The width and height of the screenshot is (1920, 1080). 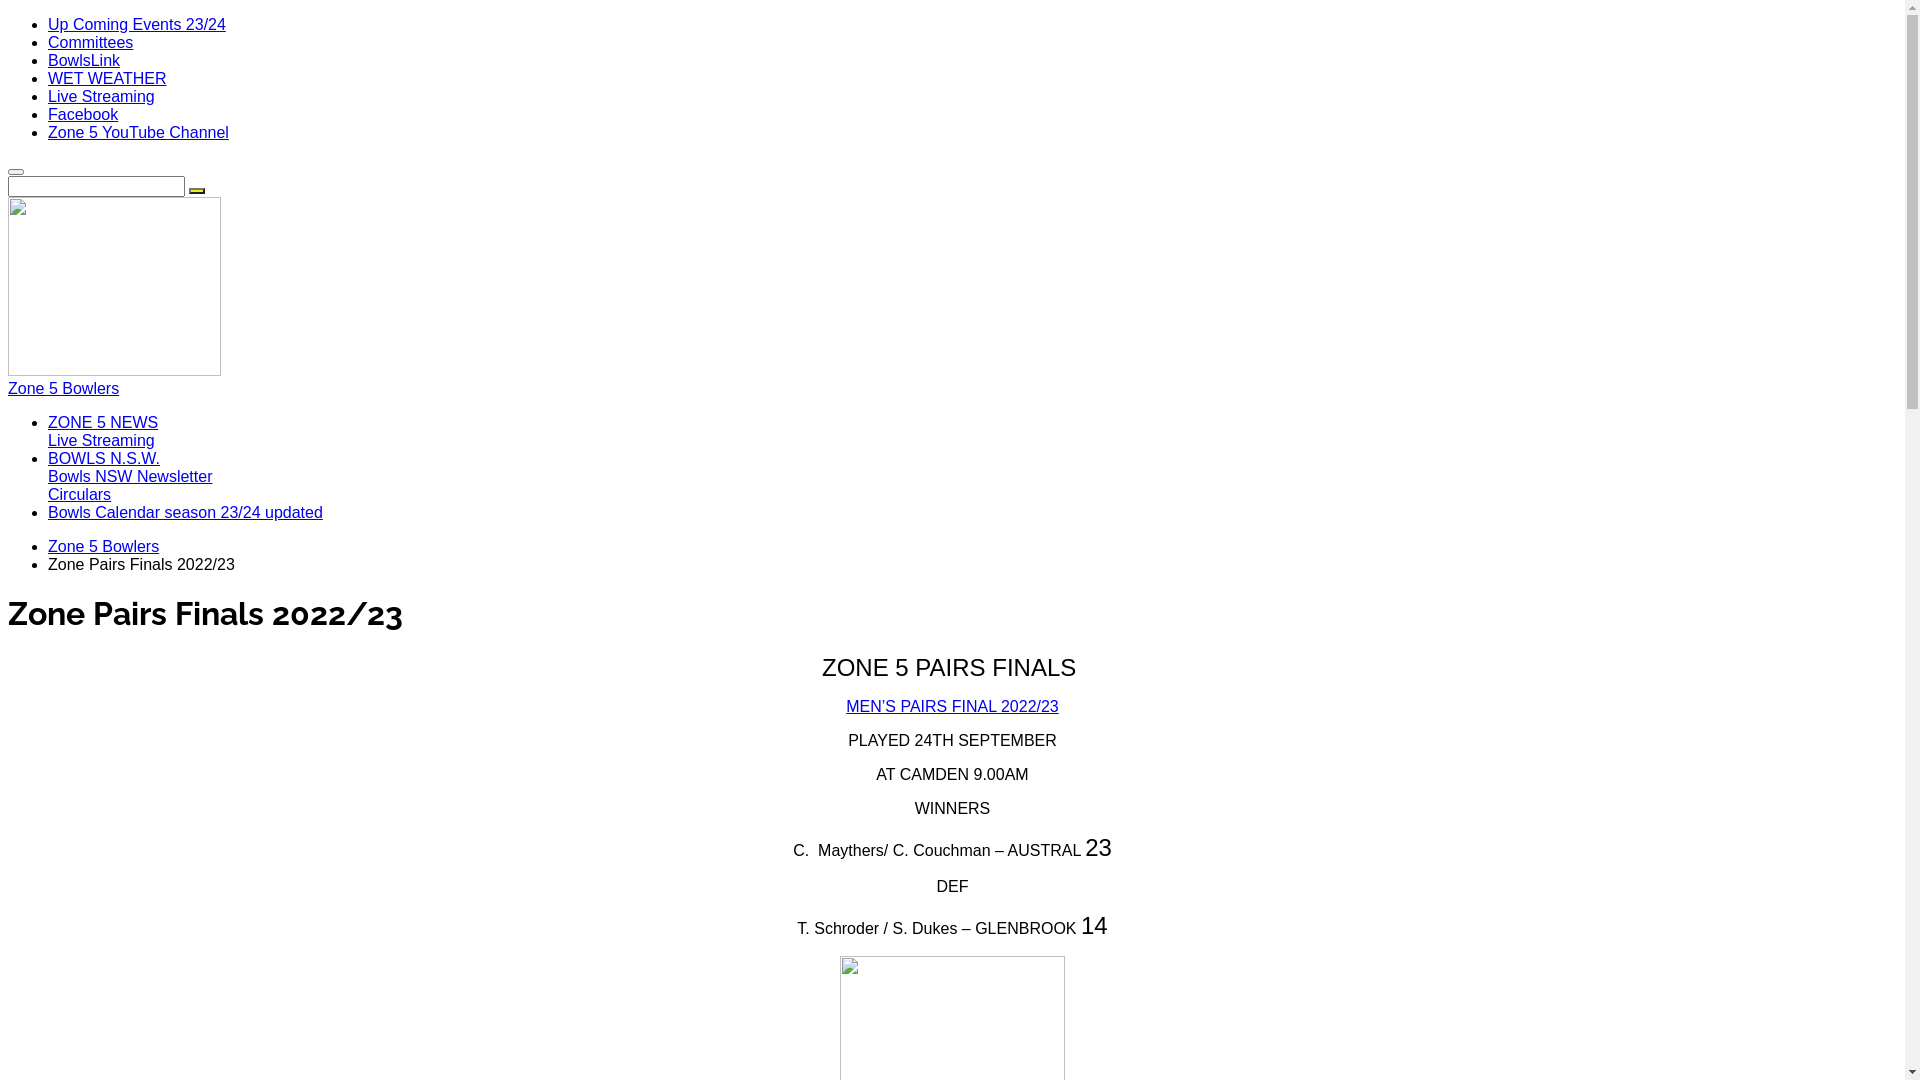 What do you see at coordinates (136, 24) in the screenshot?
I see `'Up Coming Events 23/24'` at bounding box center [136, 24].